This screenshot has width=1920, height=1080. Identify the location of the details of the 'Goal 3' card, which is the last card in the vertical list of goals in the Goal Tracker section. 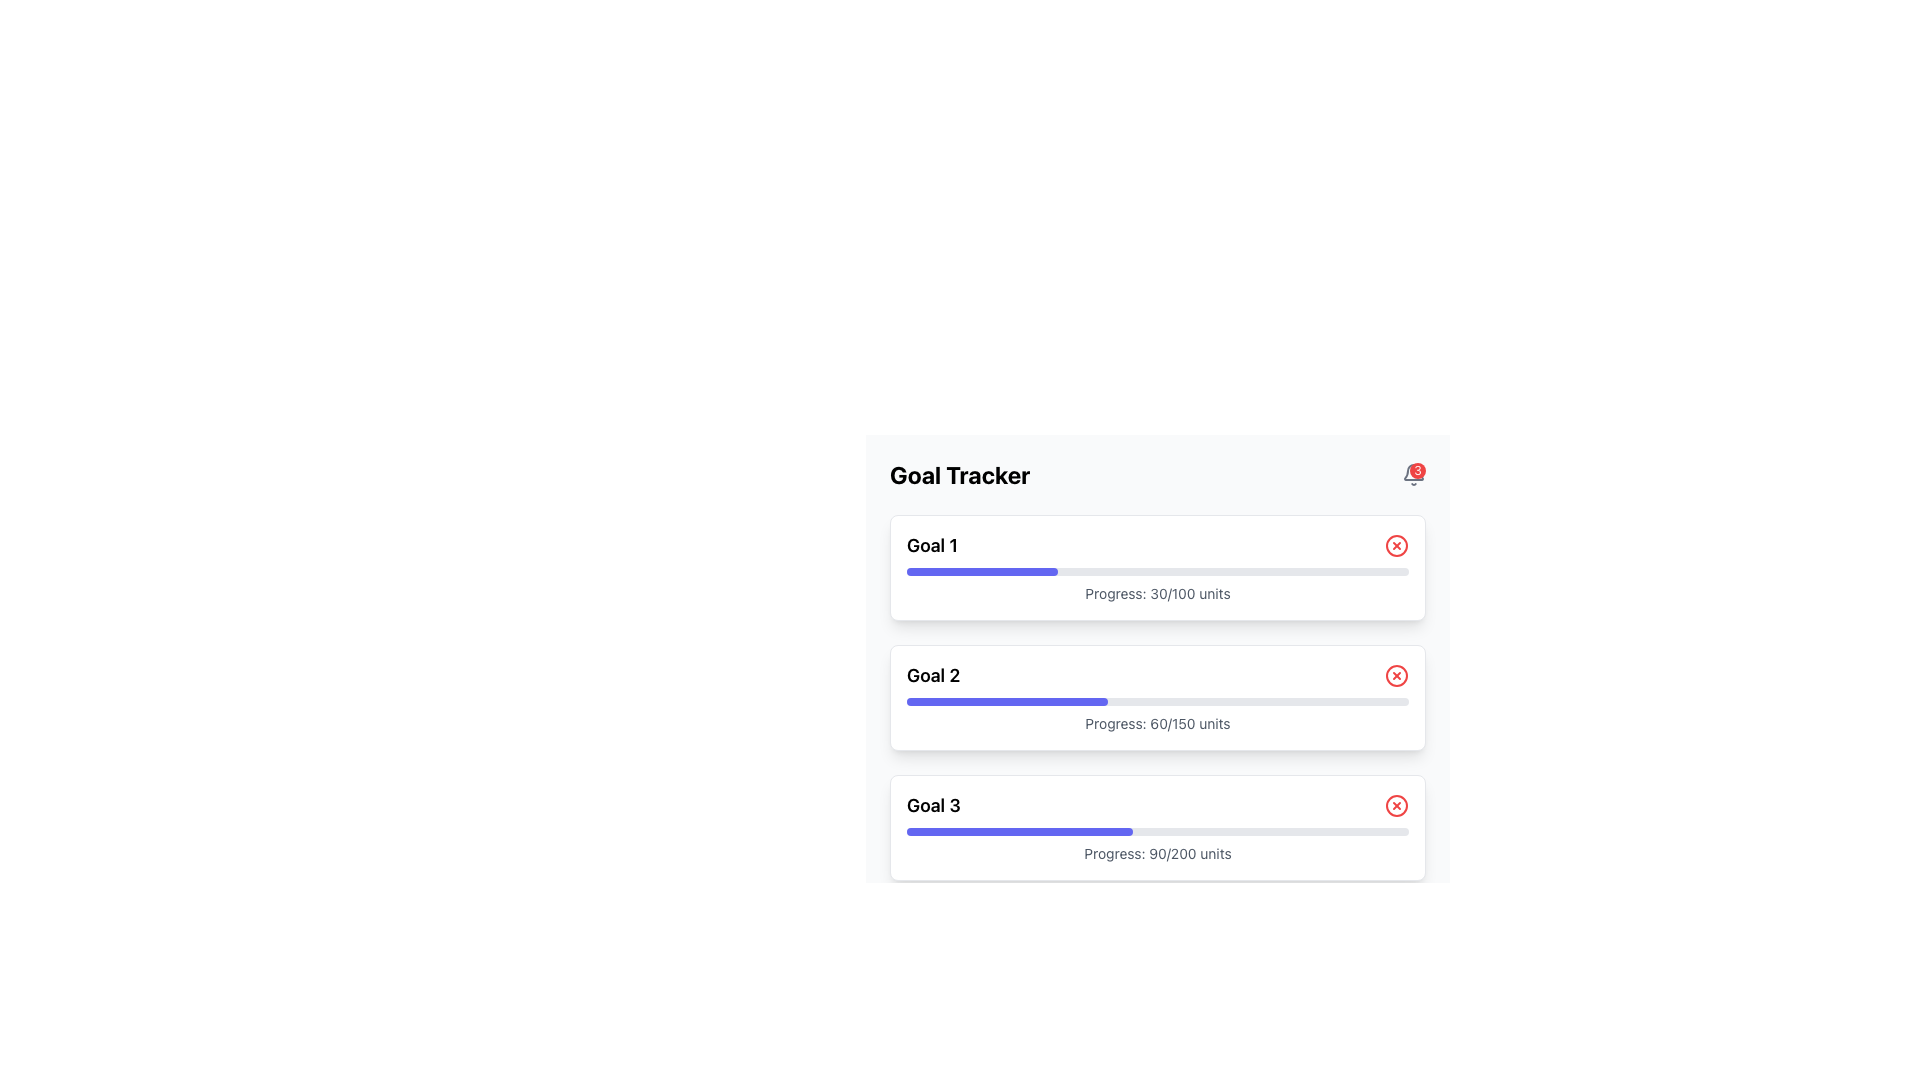
(1157, 828).